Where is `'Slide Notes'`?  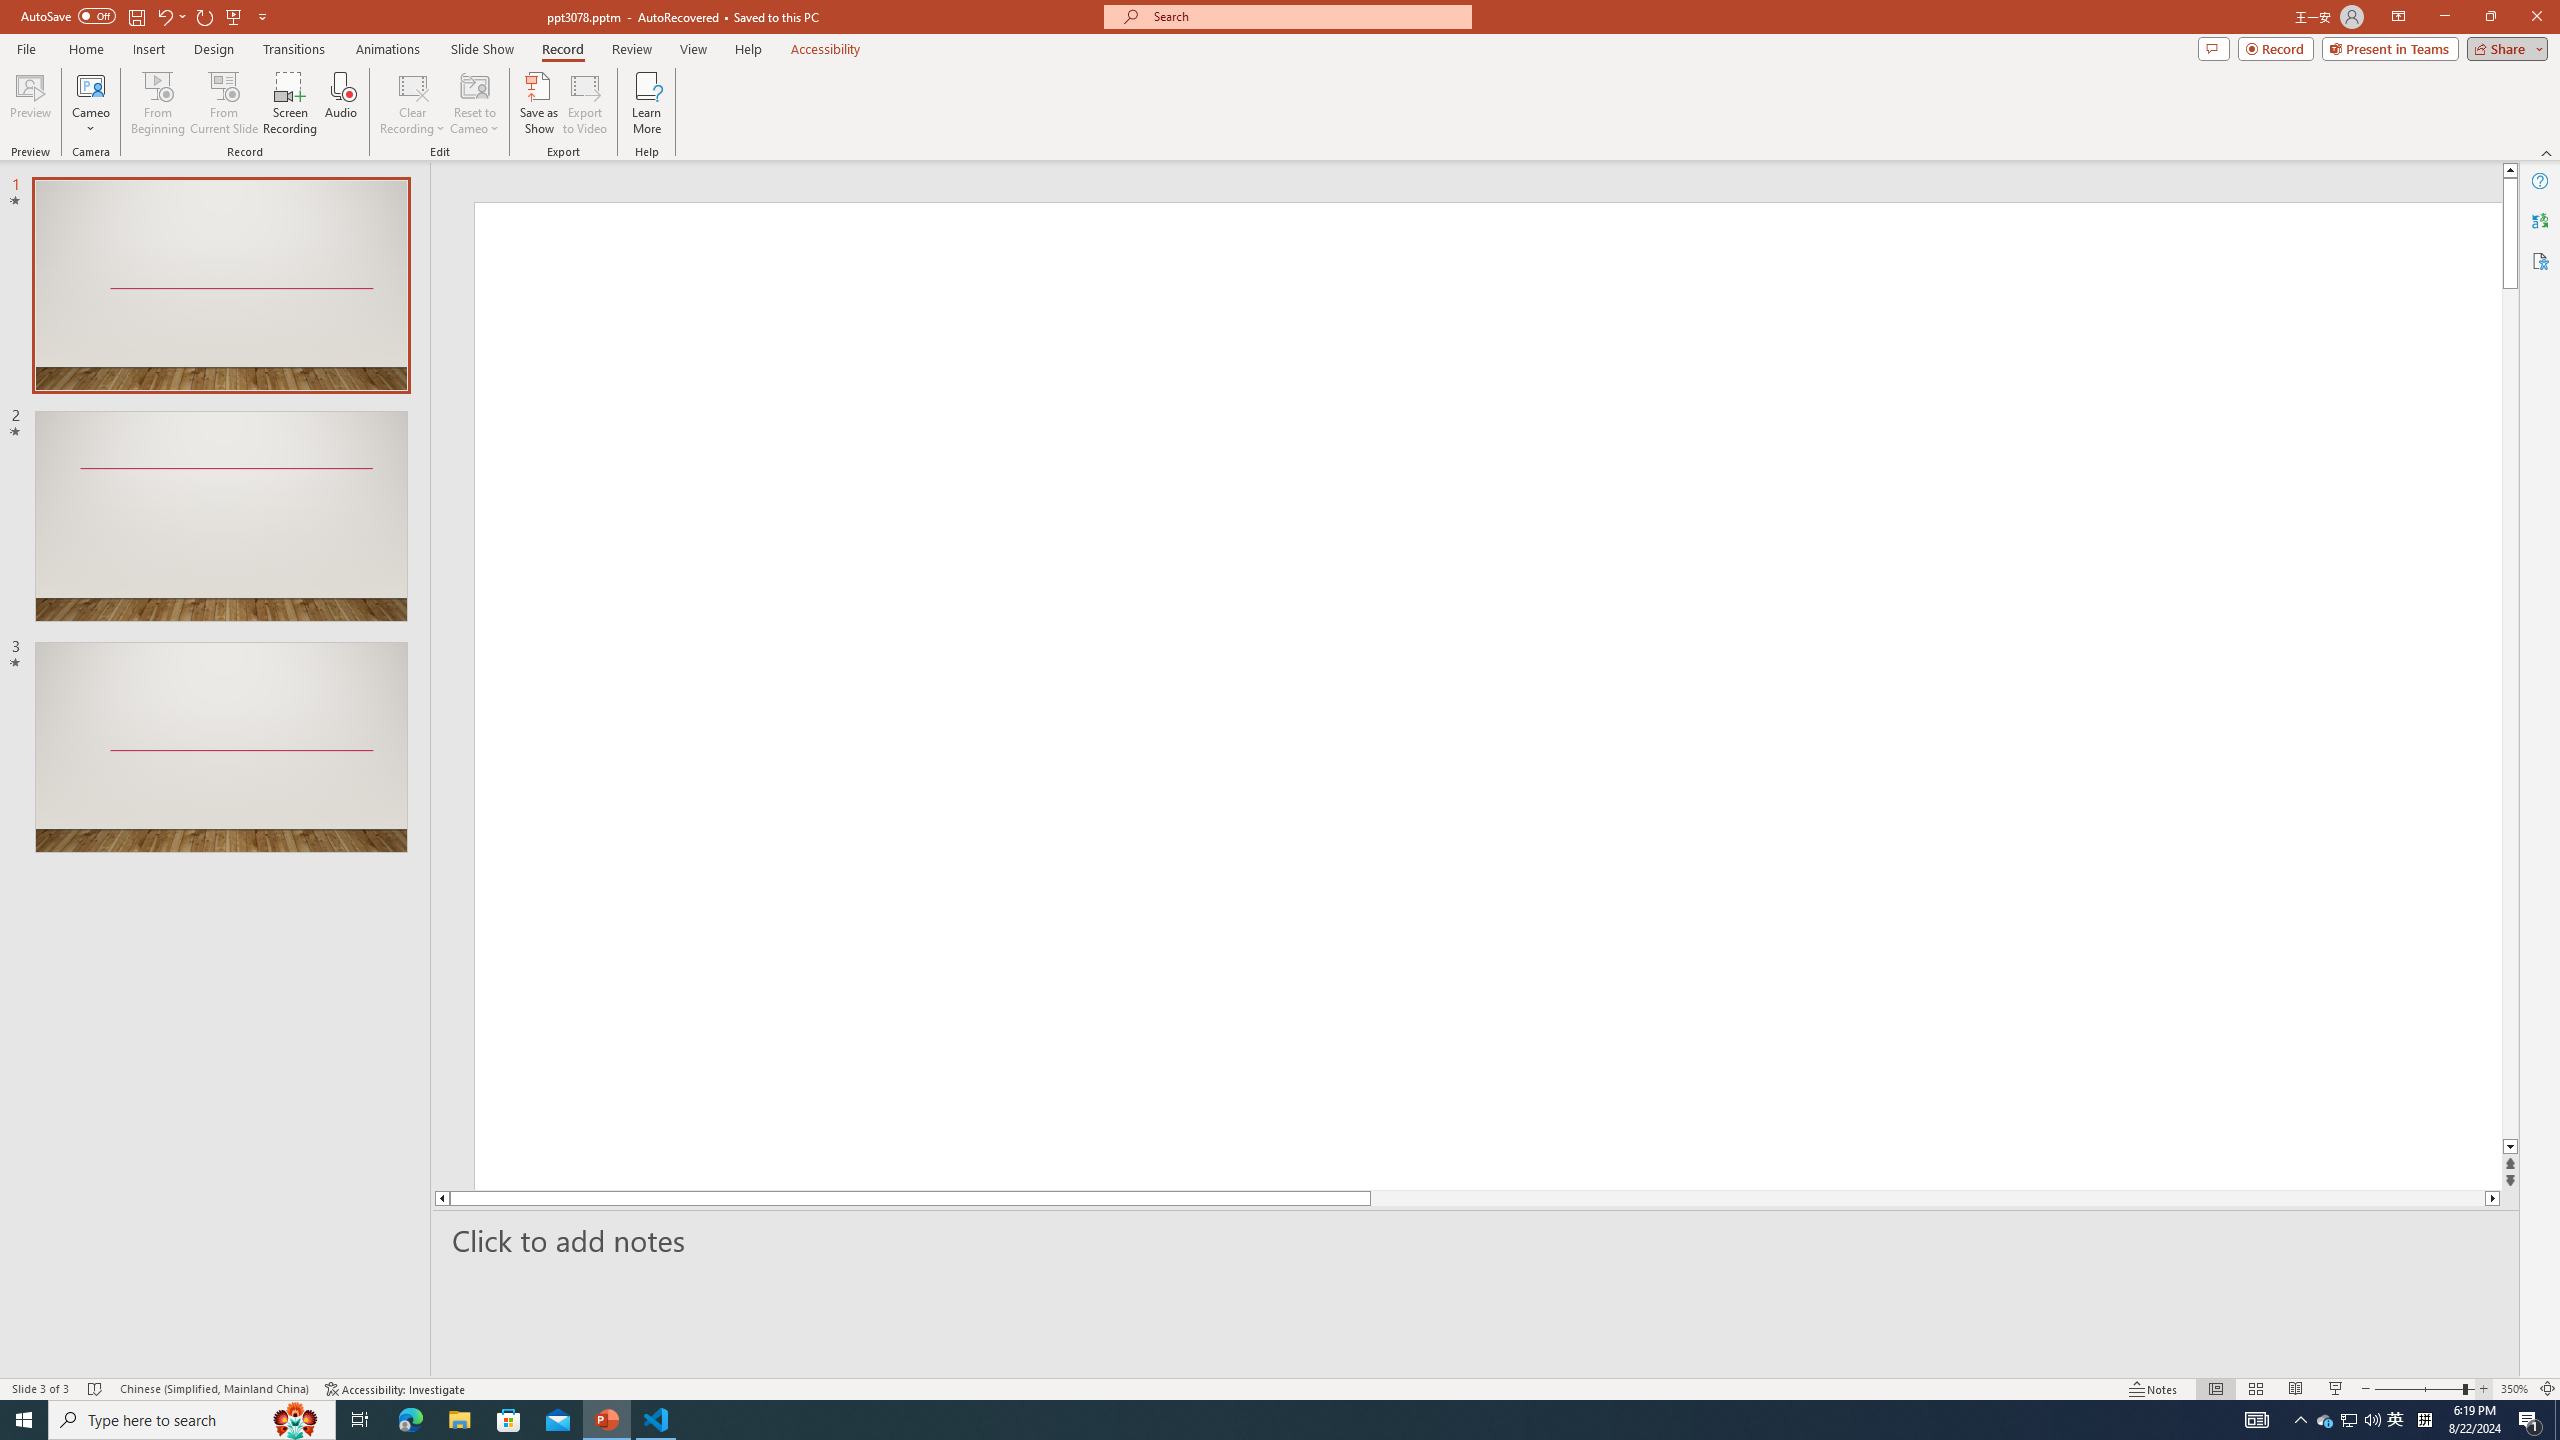 'Slide Notes' is located at coordinates (1476, 1240).